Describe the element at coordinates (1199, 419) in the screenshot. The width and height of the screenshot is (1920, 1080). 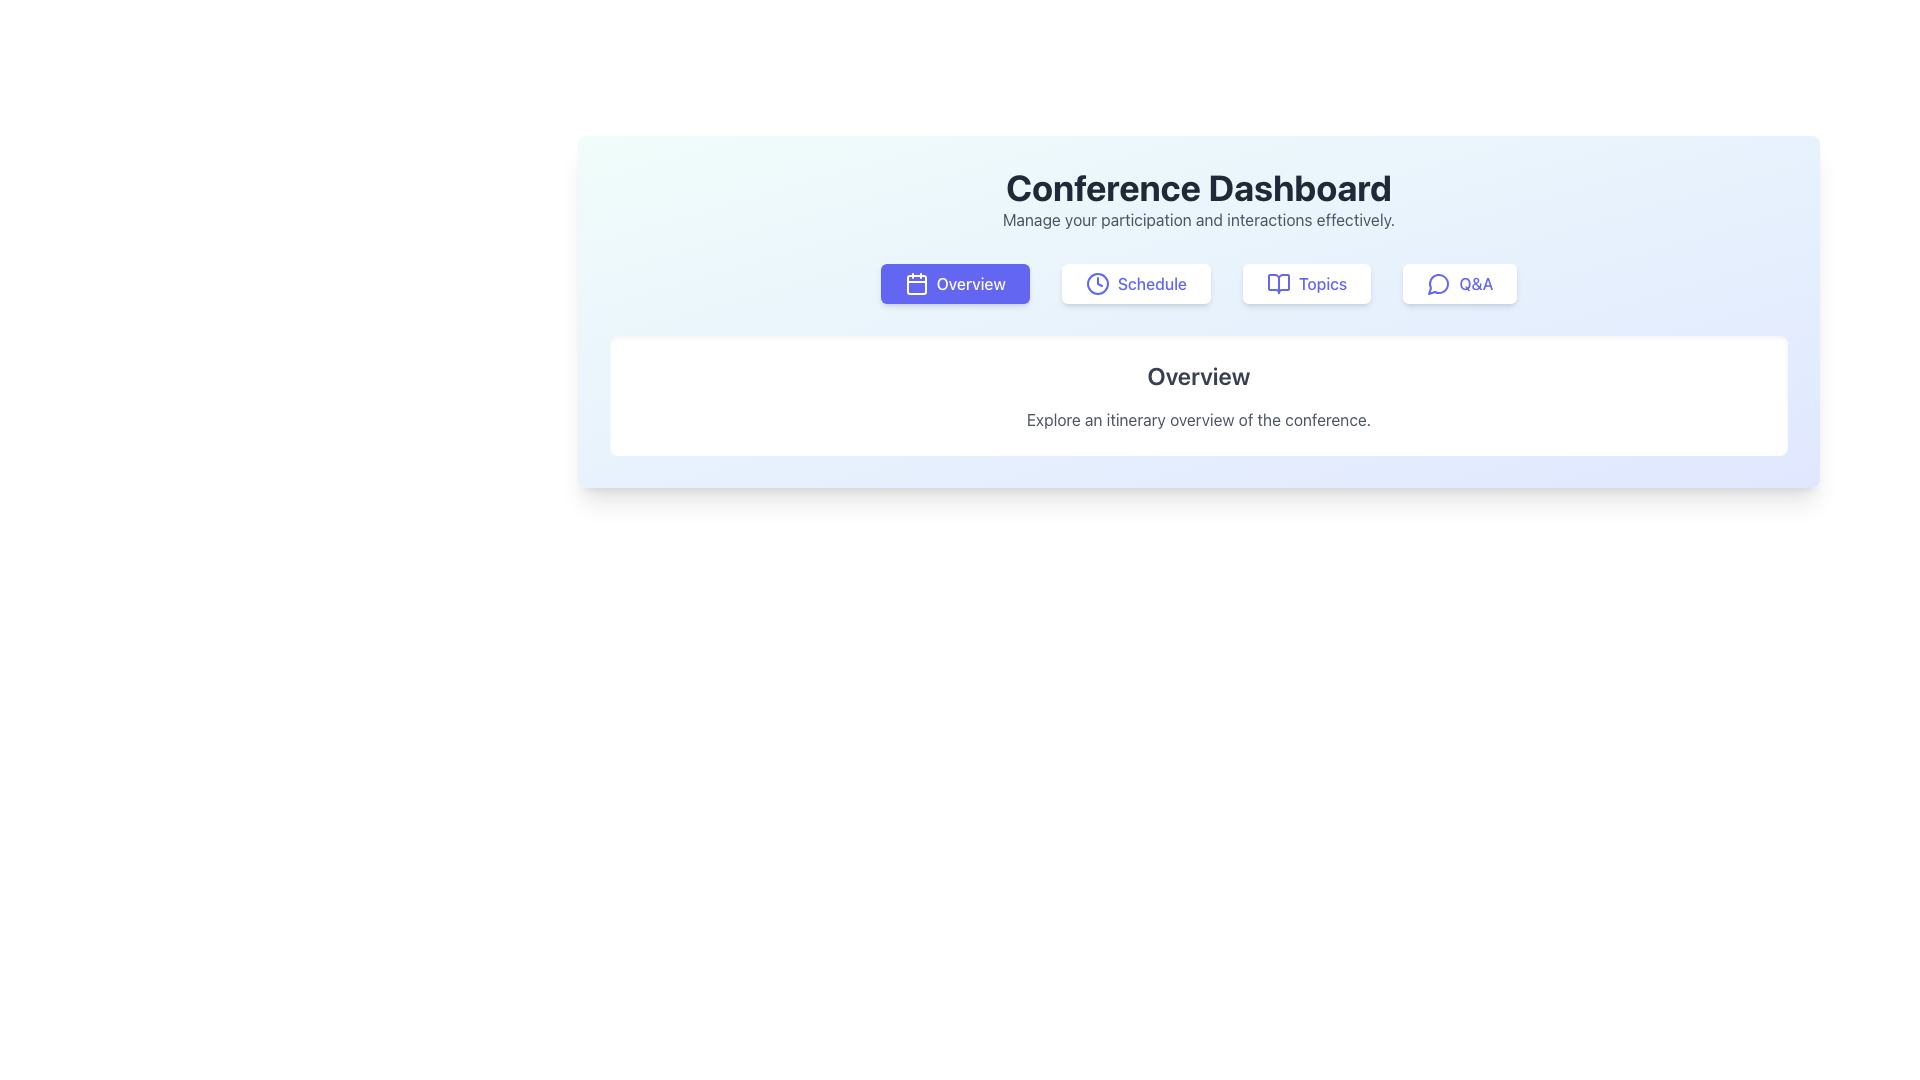
I see `the Text Label displaying 'Explore an itinerary overview of the conference.' which is styled in gray font and positioned below the title 'Overview'` at that location.